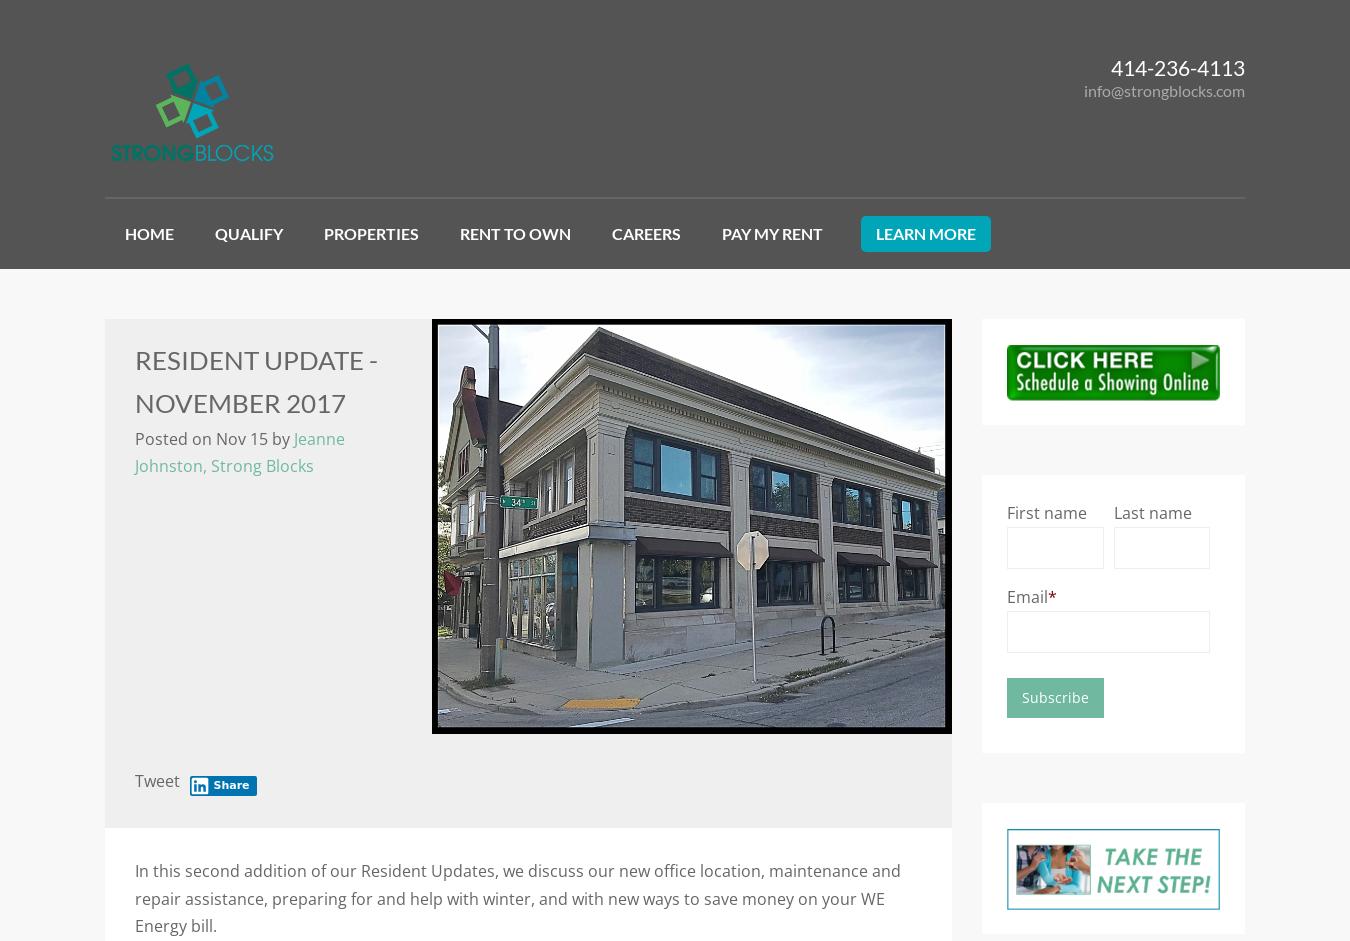 The width and height of the screenshot is (1350, 941). I want to click on 'First name', so click(1005, 510).